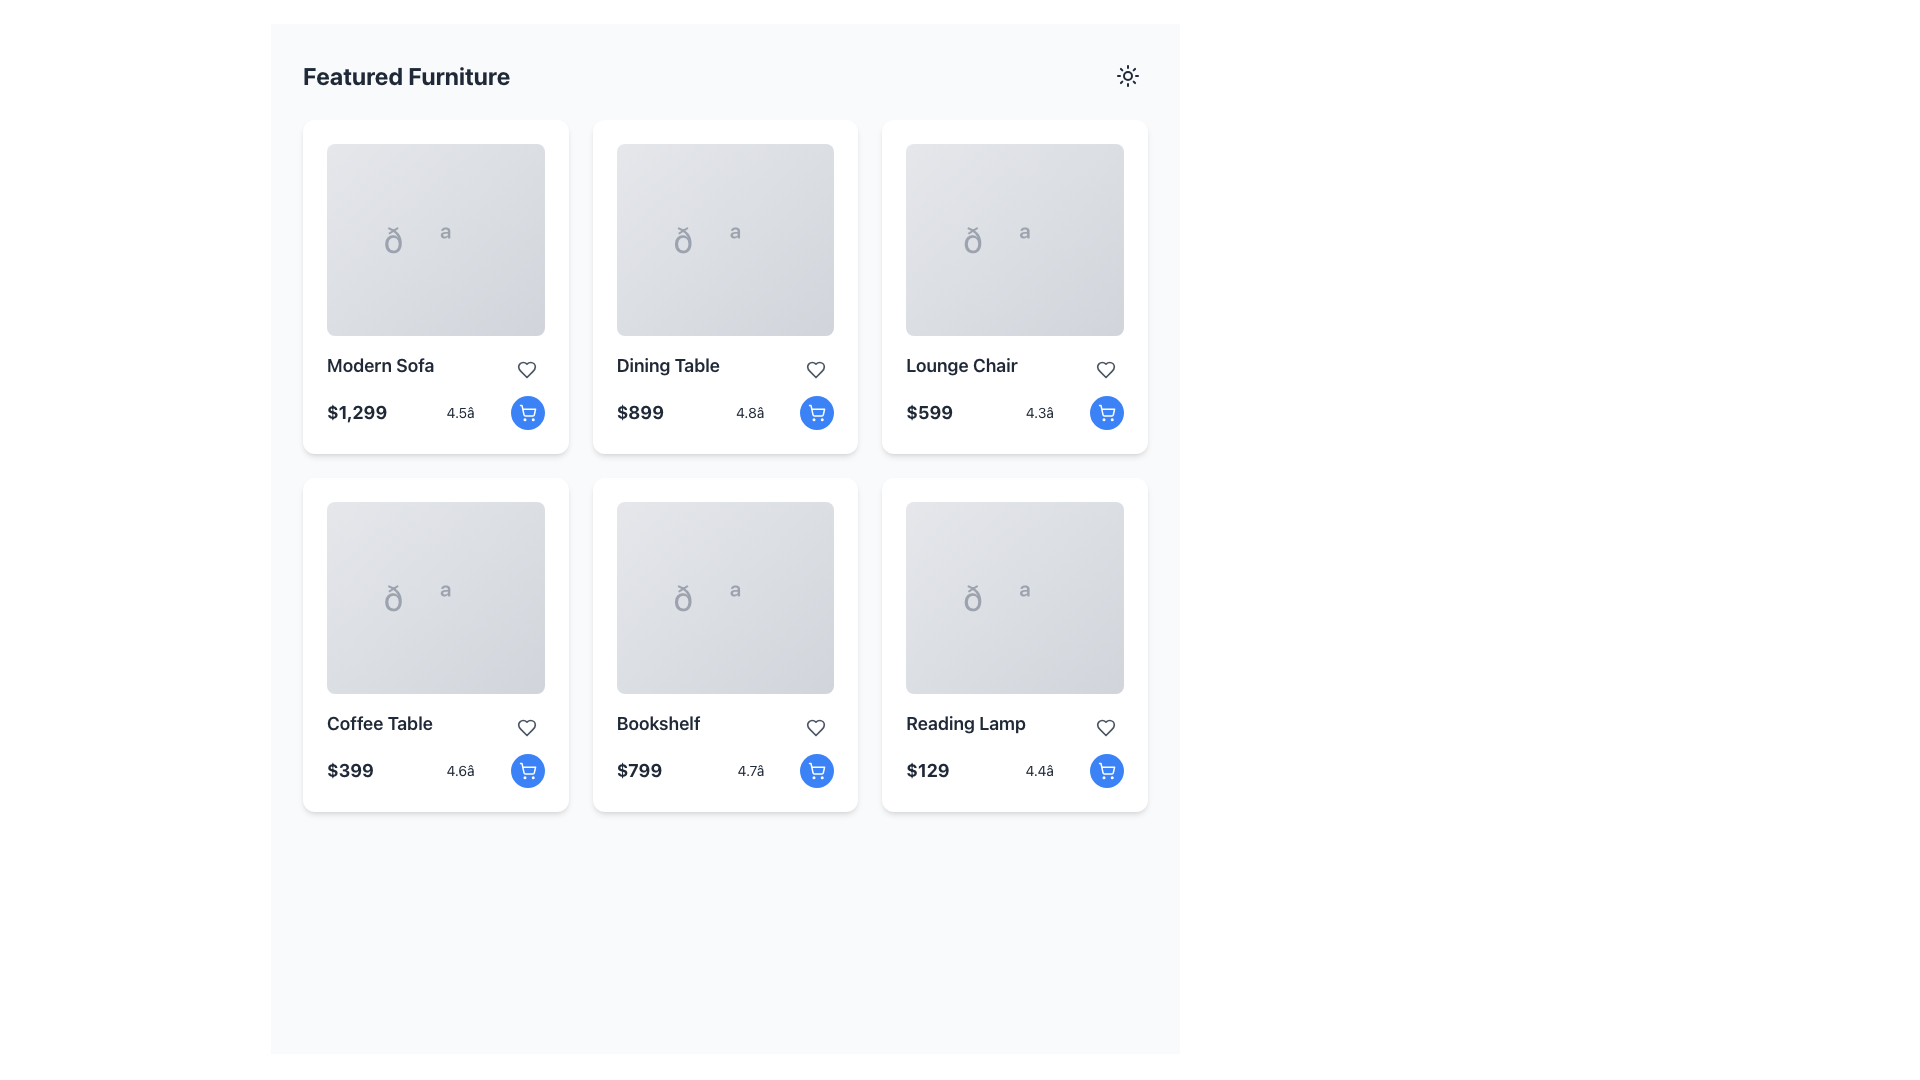  What do you see at coordinates (817, 770) in the screenshot?
I see `the button located in the bottom-right corner of the 'Bookshelf' product card` at bounding box center [817, 770].